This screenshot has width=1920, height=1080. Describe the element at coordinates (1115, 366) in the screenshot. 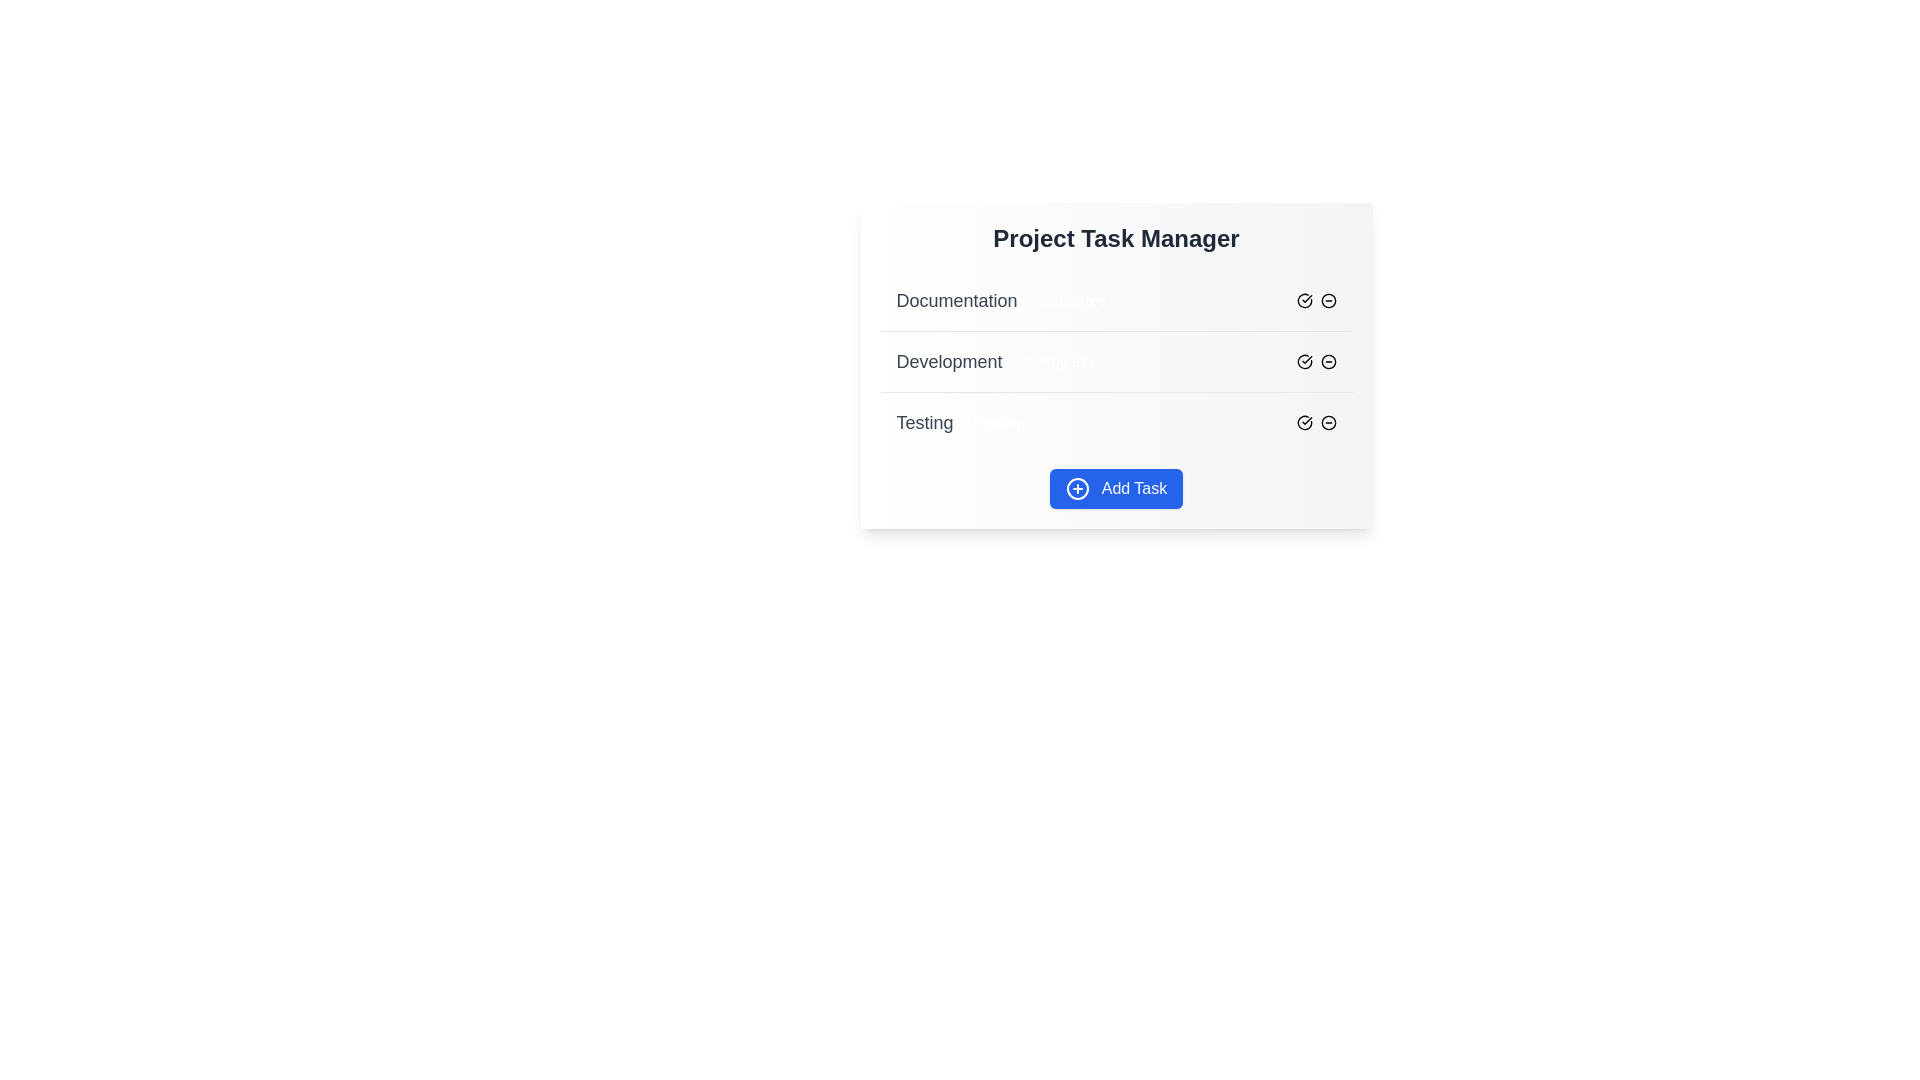

I see `the task entry displaying 'Development' with status 'In Progress' in the project task manager interface` at that location.